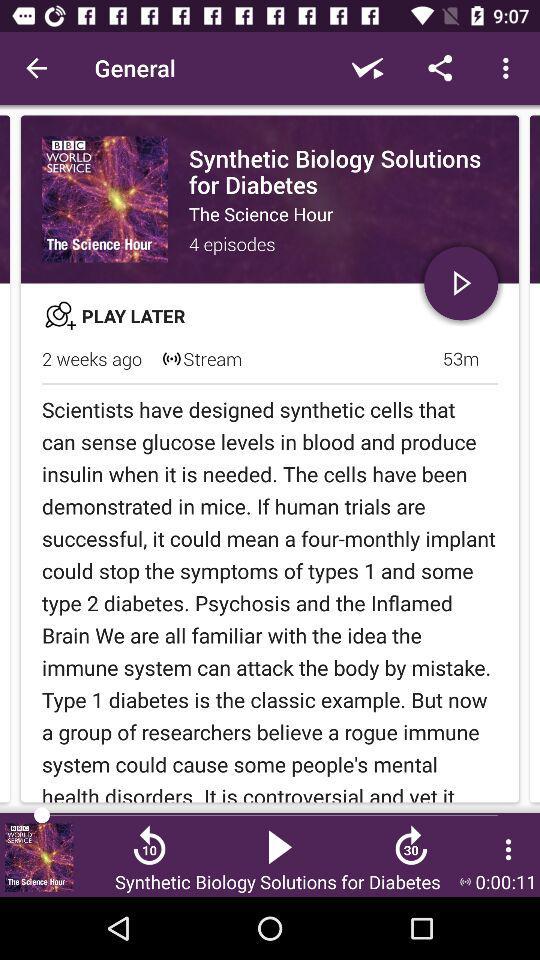 This screenshot has height=960, width=540. Describe the element at coordinates (410, 853) in the screenshot. I see `the av_forward icon` at that location.